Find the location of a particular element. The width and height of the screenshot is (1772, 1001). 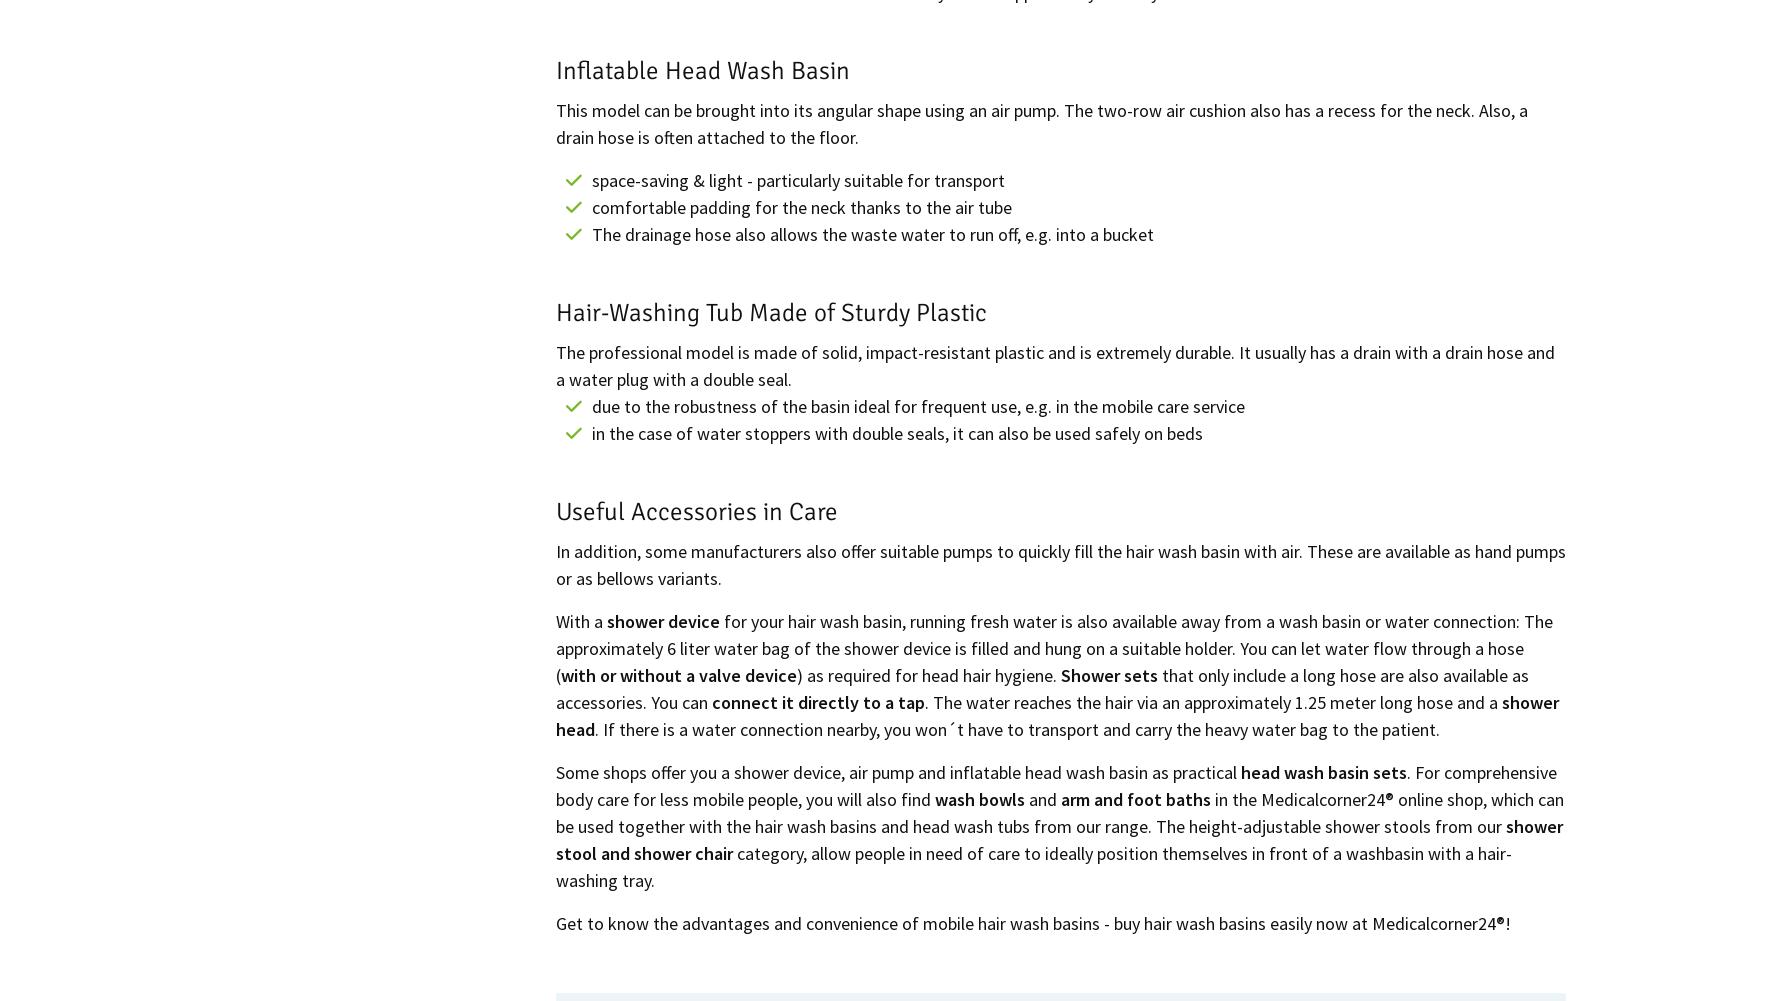

'. The water reaches the hair via an approximately 1.25 meter long hose and a' is located at coordinates (923, 700).